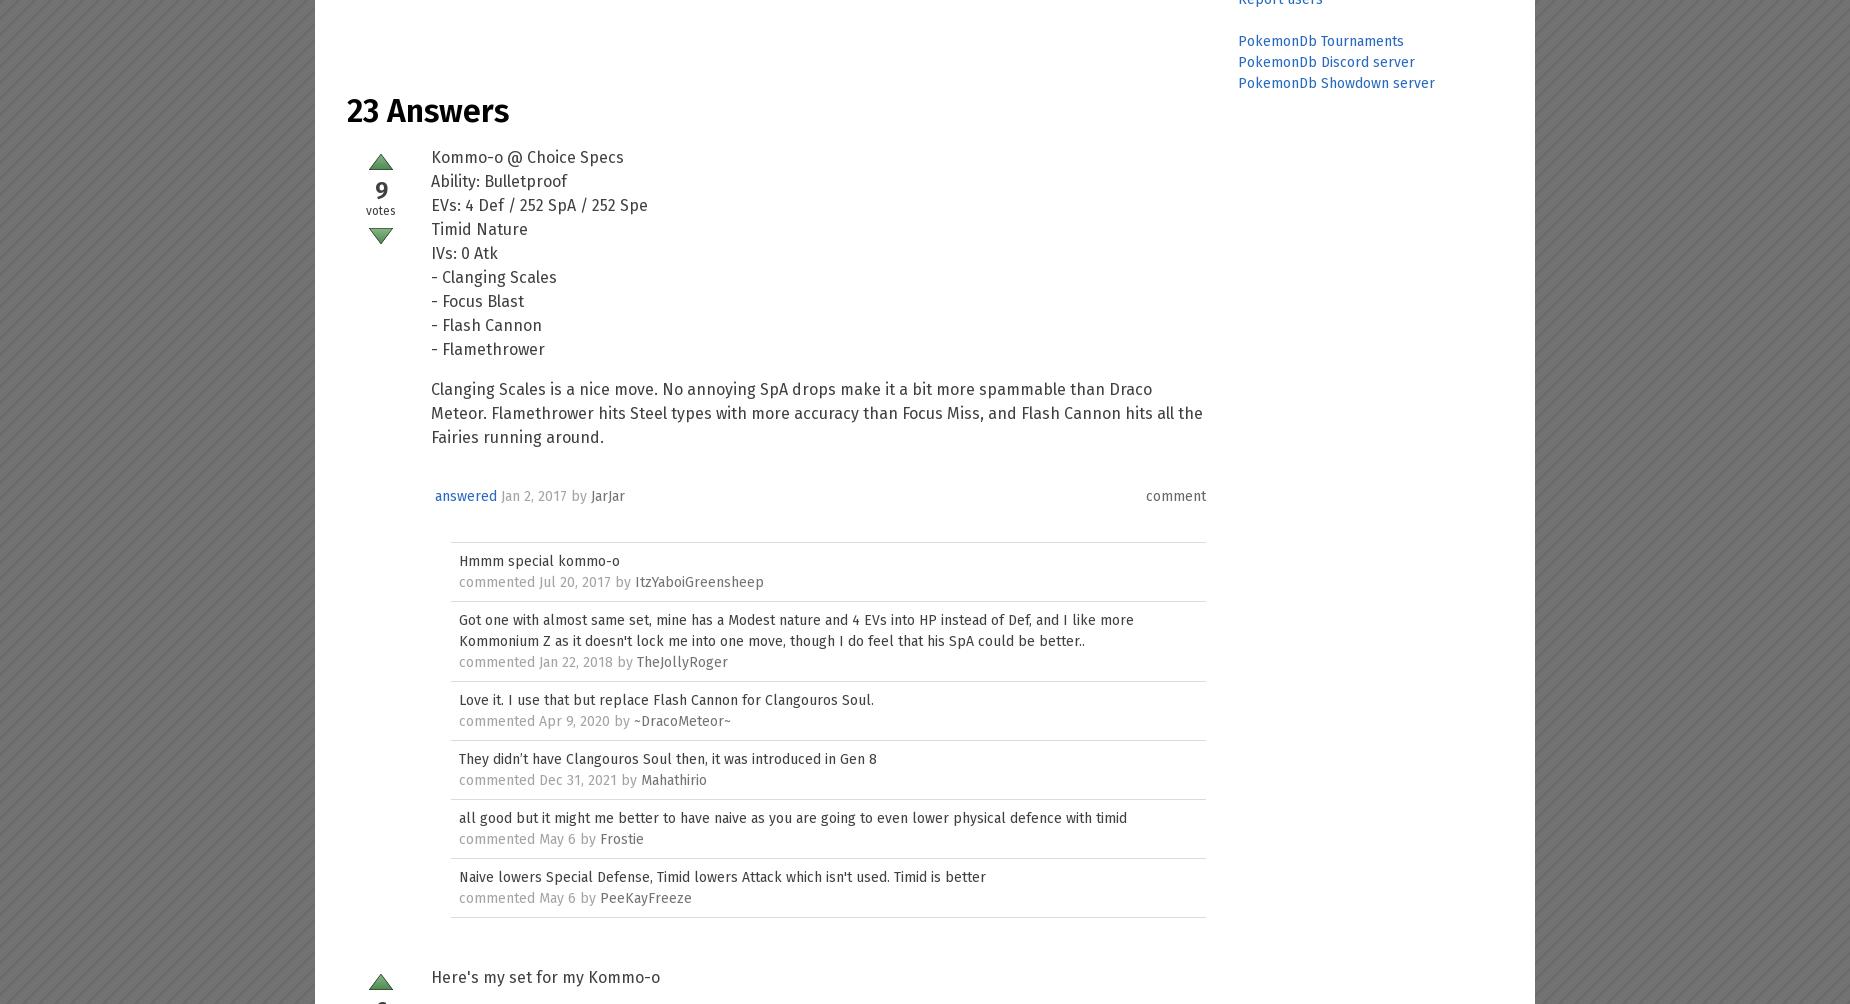 This screenshot has width=1850, height=1004. Describe the element at coordinates (722, 877) in the screenshot. I see `'Naive lowers Special Defense, Timid lowers Attack which isn't used. Timid is better'` at that location.